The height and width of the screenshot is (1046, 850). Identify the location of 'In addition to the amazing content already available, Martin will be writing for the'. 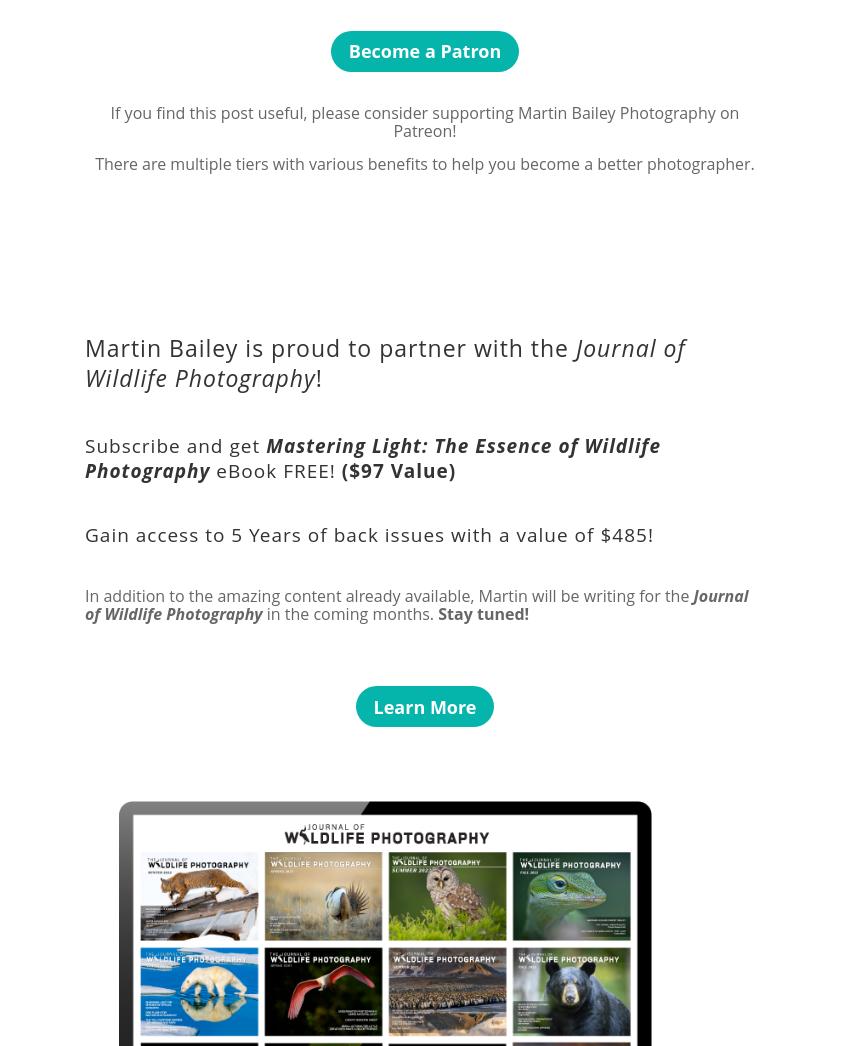
(85, 594).